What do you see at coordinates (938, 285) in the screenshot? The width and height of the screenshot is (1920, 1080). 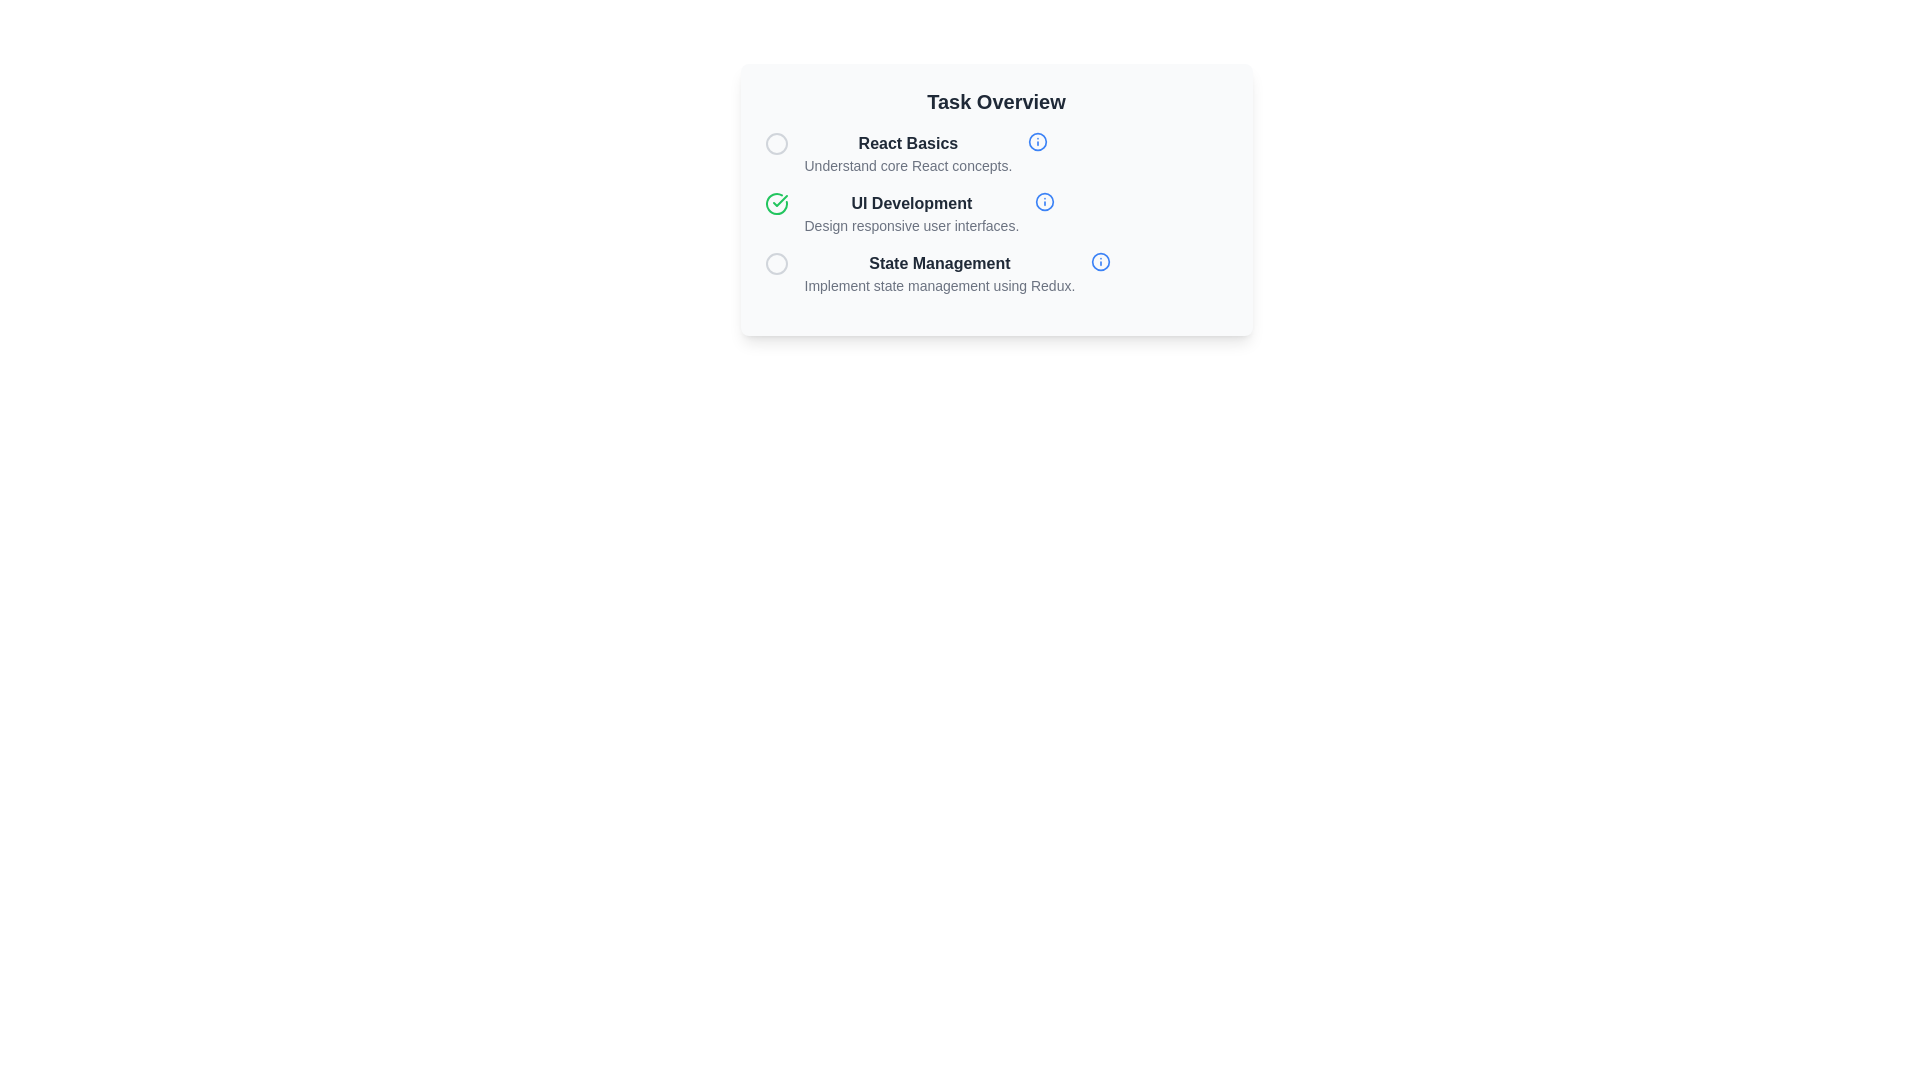 I see `text from the light gray text label that says 'Implement state management using Redux.' located below the 'State Management' header` at bounding box center [938, 285].